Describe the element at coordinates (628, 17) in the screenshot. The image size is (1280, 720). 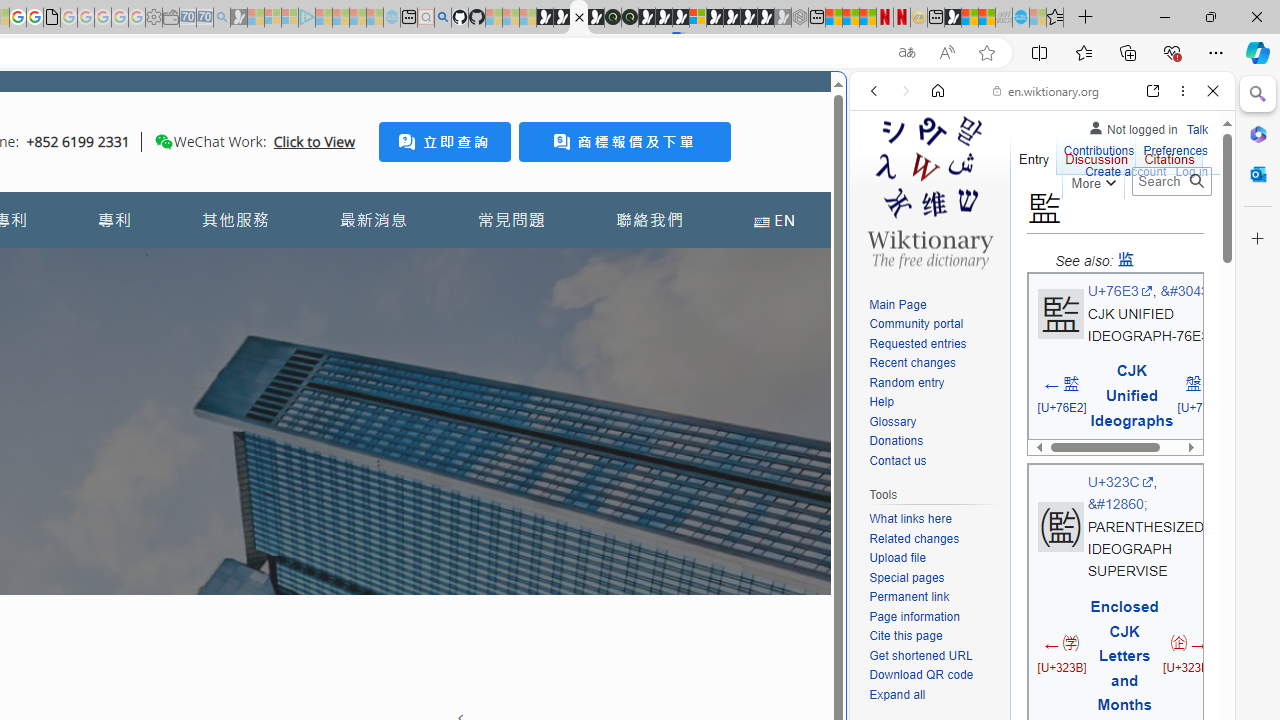
I see `'Future Focus Report 2024'` at that location.